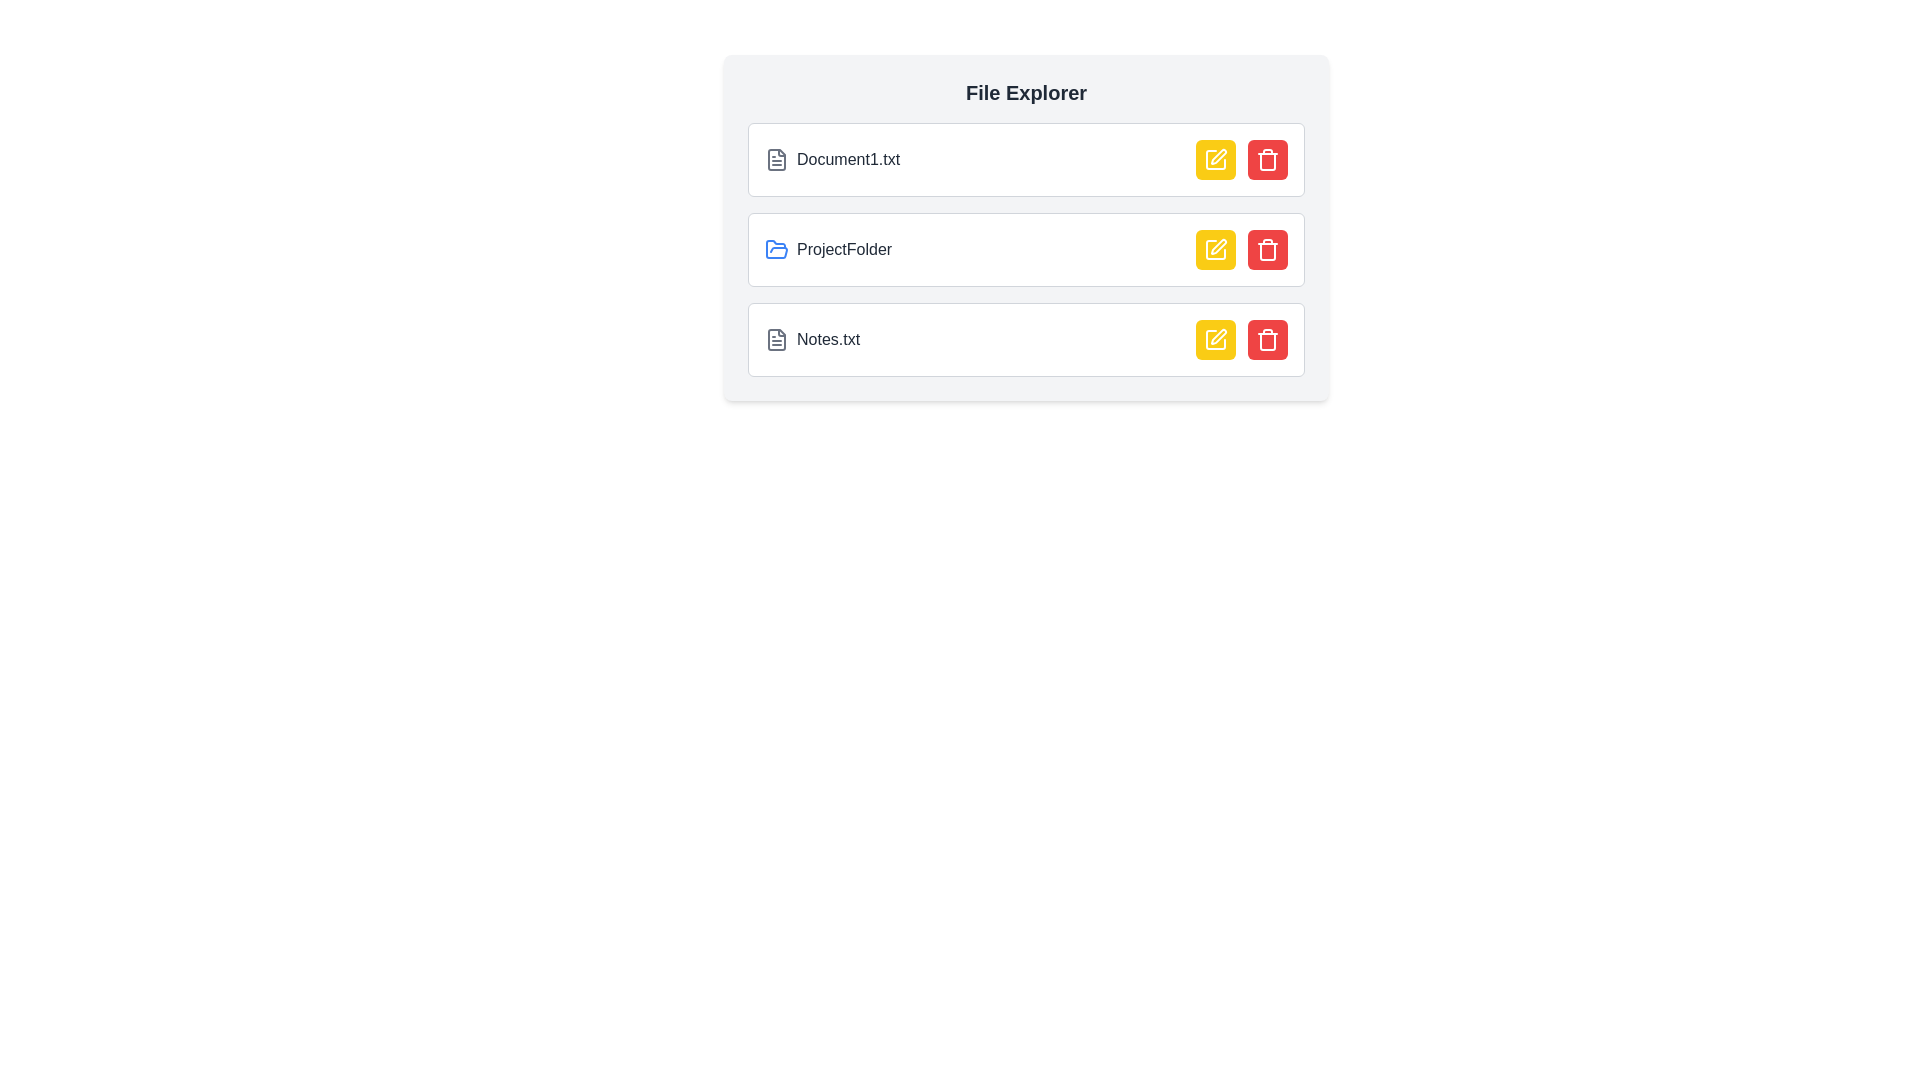 The width and height of the screenshot is (1920, 1080). What do you see at coordinates (1241, 338) in the screenshot?
I see `the yellow button for editing the file located at the right end of the row labeled 'Notes.txt' in the file explorer interface` at bounding box center [1241, 338].